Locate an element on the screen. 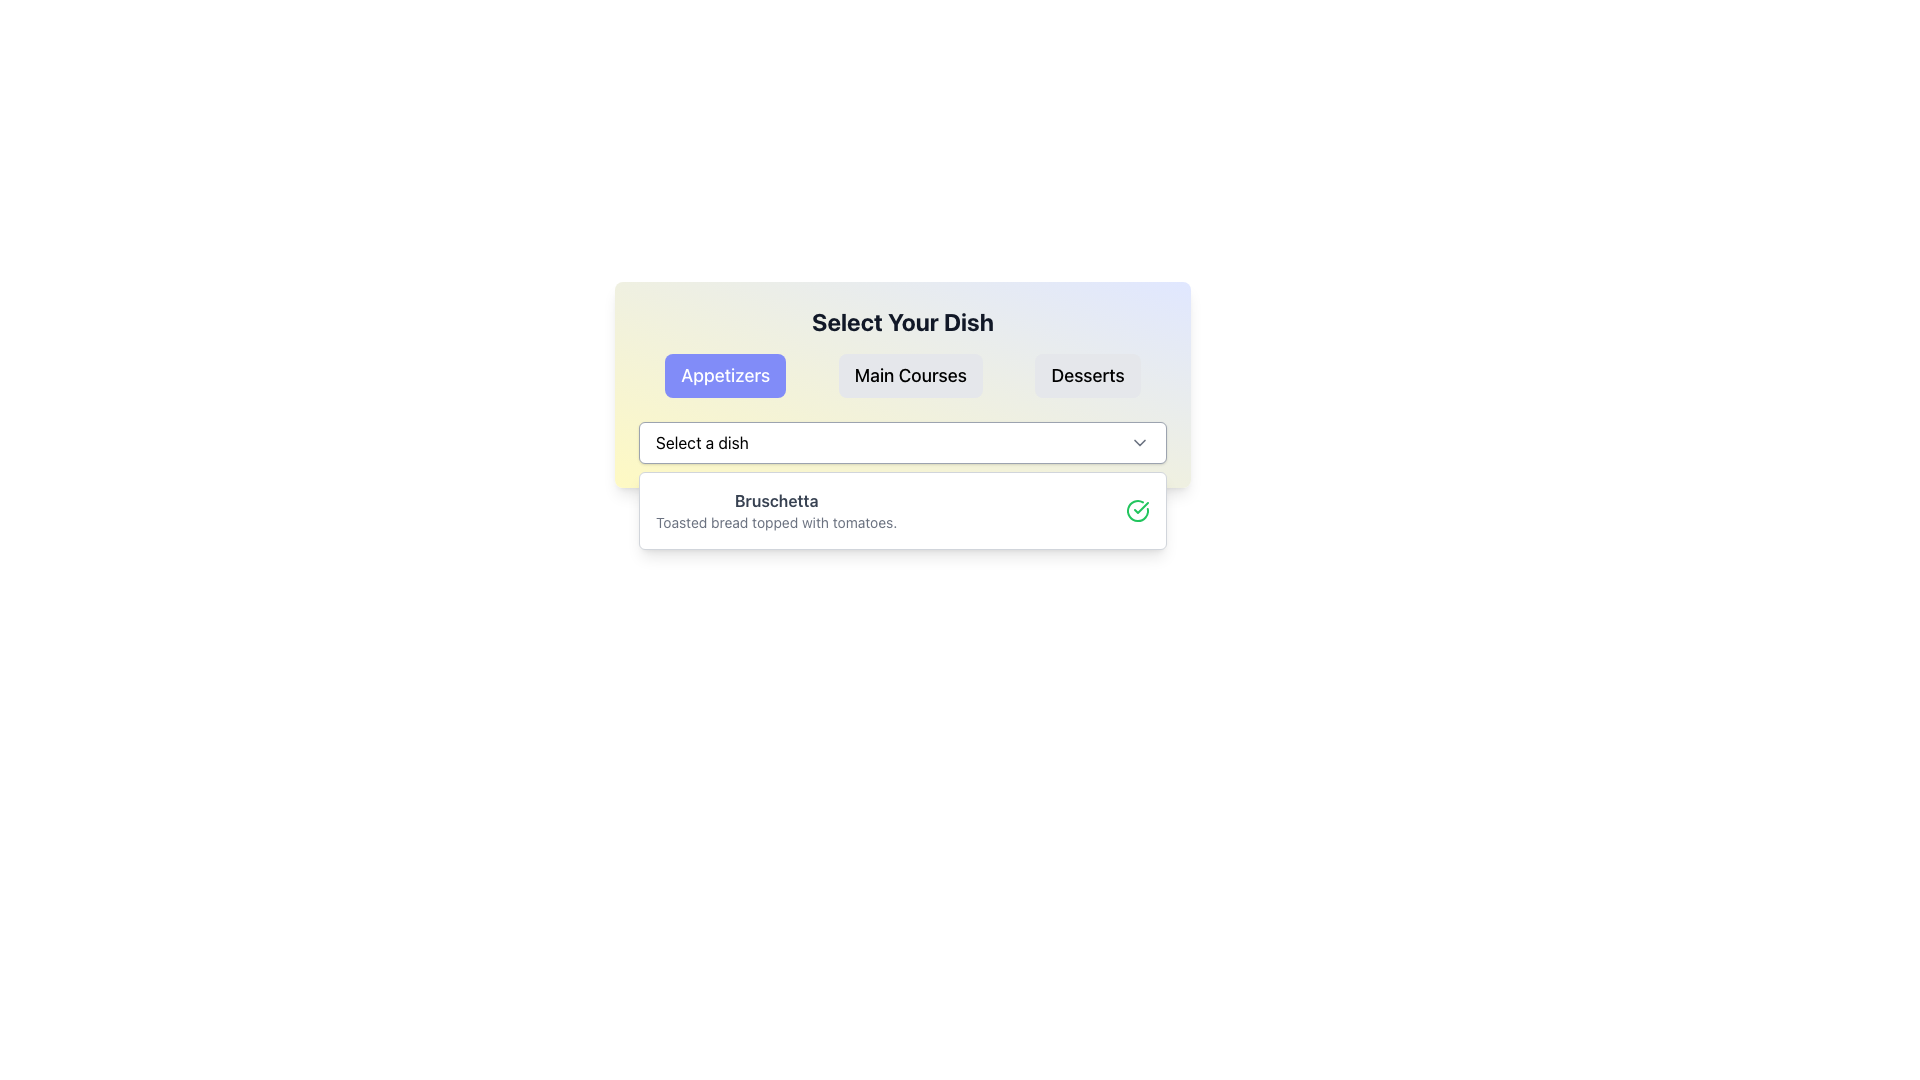  the 'Bruschetta' option in the dropdown list is located at coordinates (901, 509).